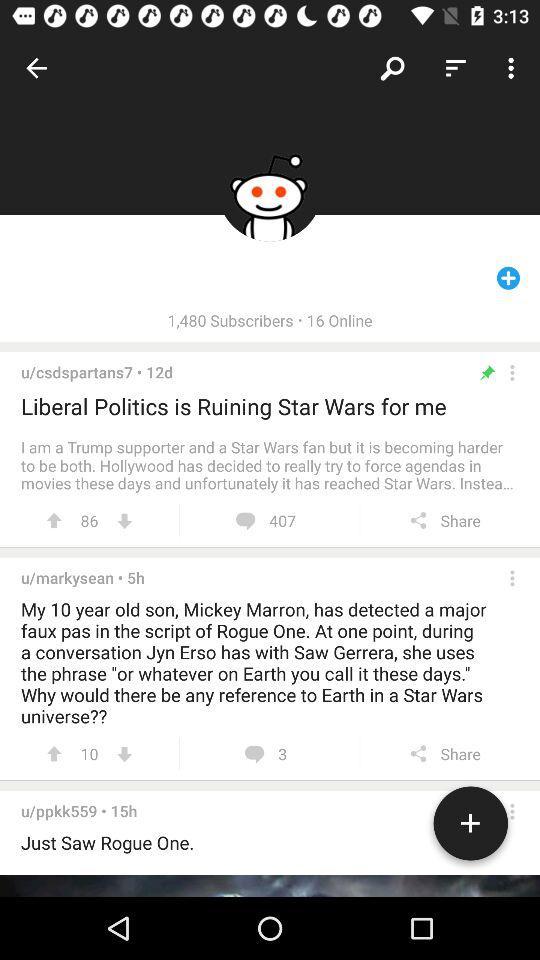 The image size is (540, 960). Describe the element at coordinates (512, 811) in the screenshot. I see `opens a menu` at that location.